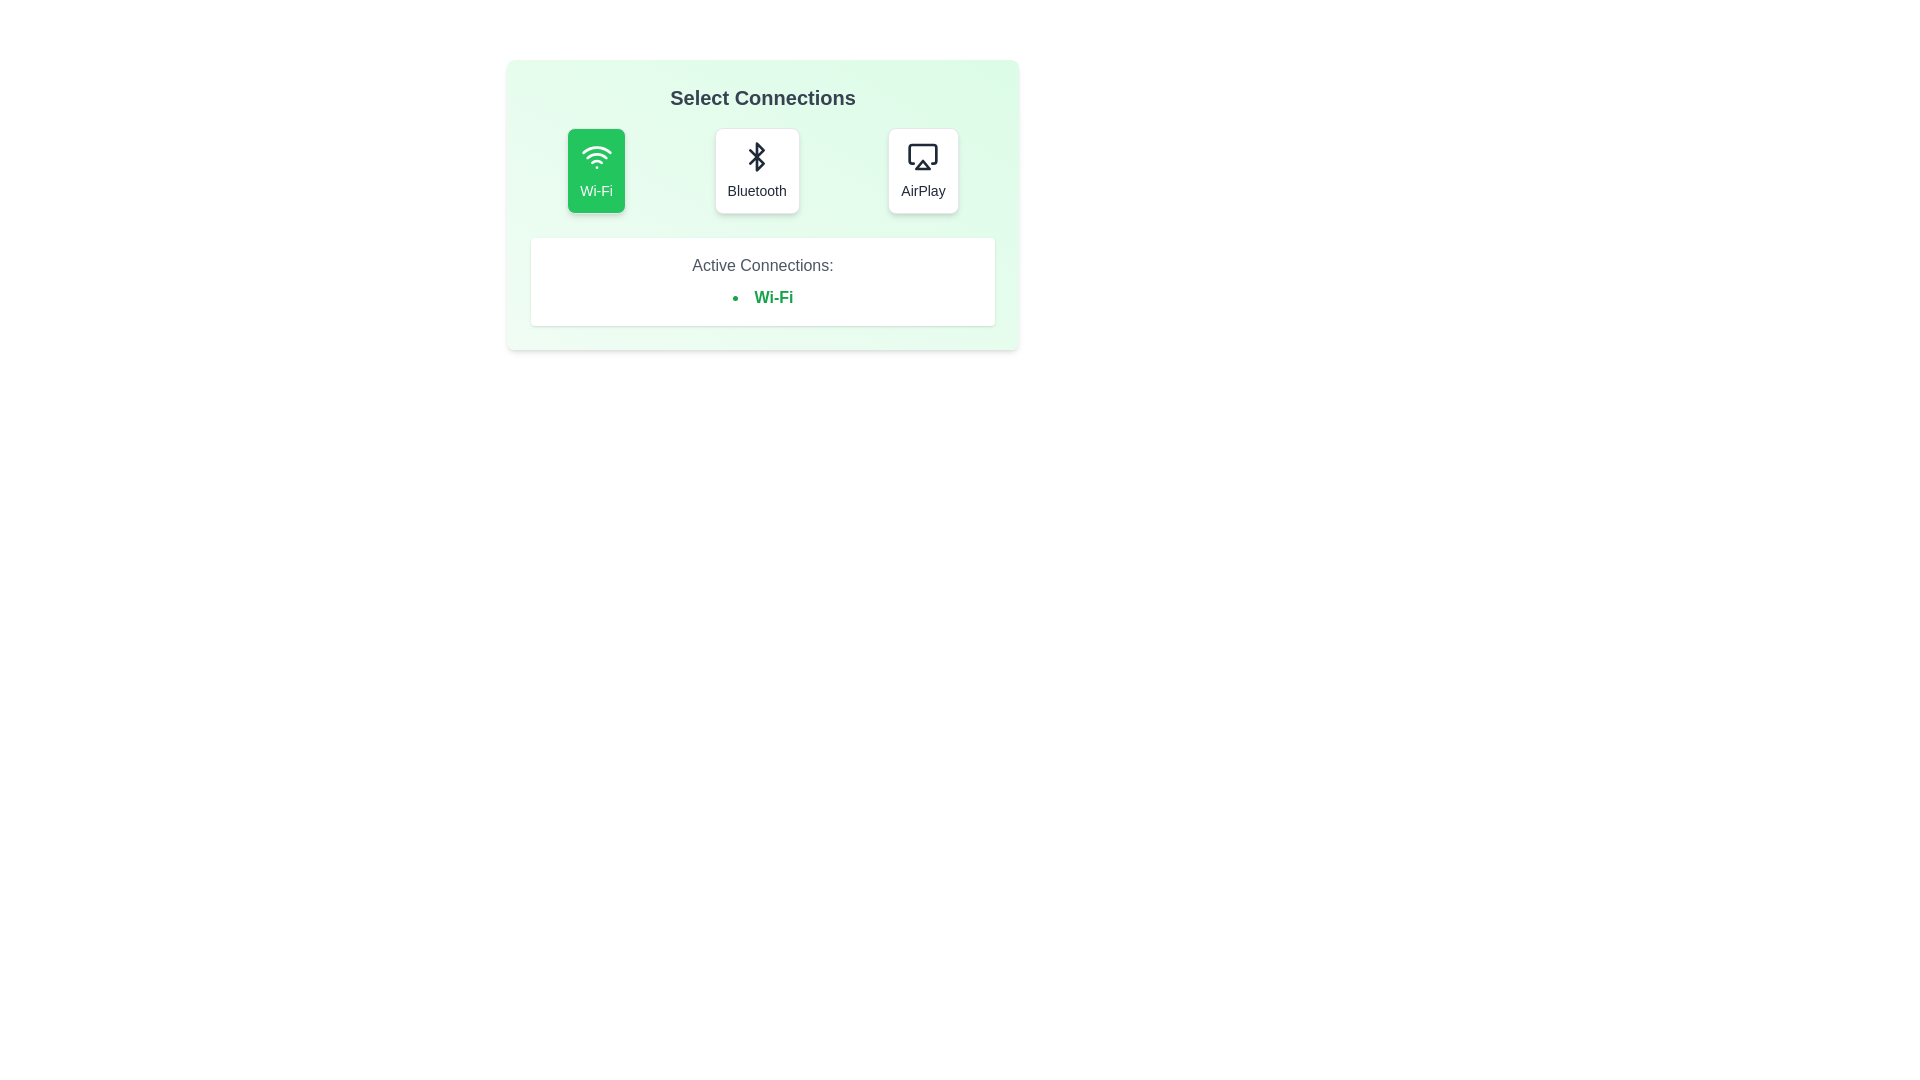 The height and width of the screenshot is (1080, 1920). I want to click on the connection button corresponding to Bluetooth, so click(756, 169).